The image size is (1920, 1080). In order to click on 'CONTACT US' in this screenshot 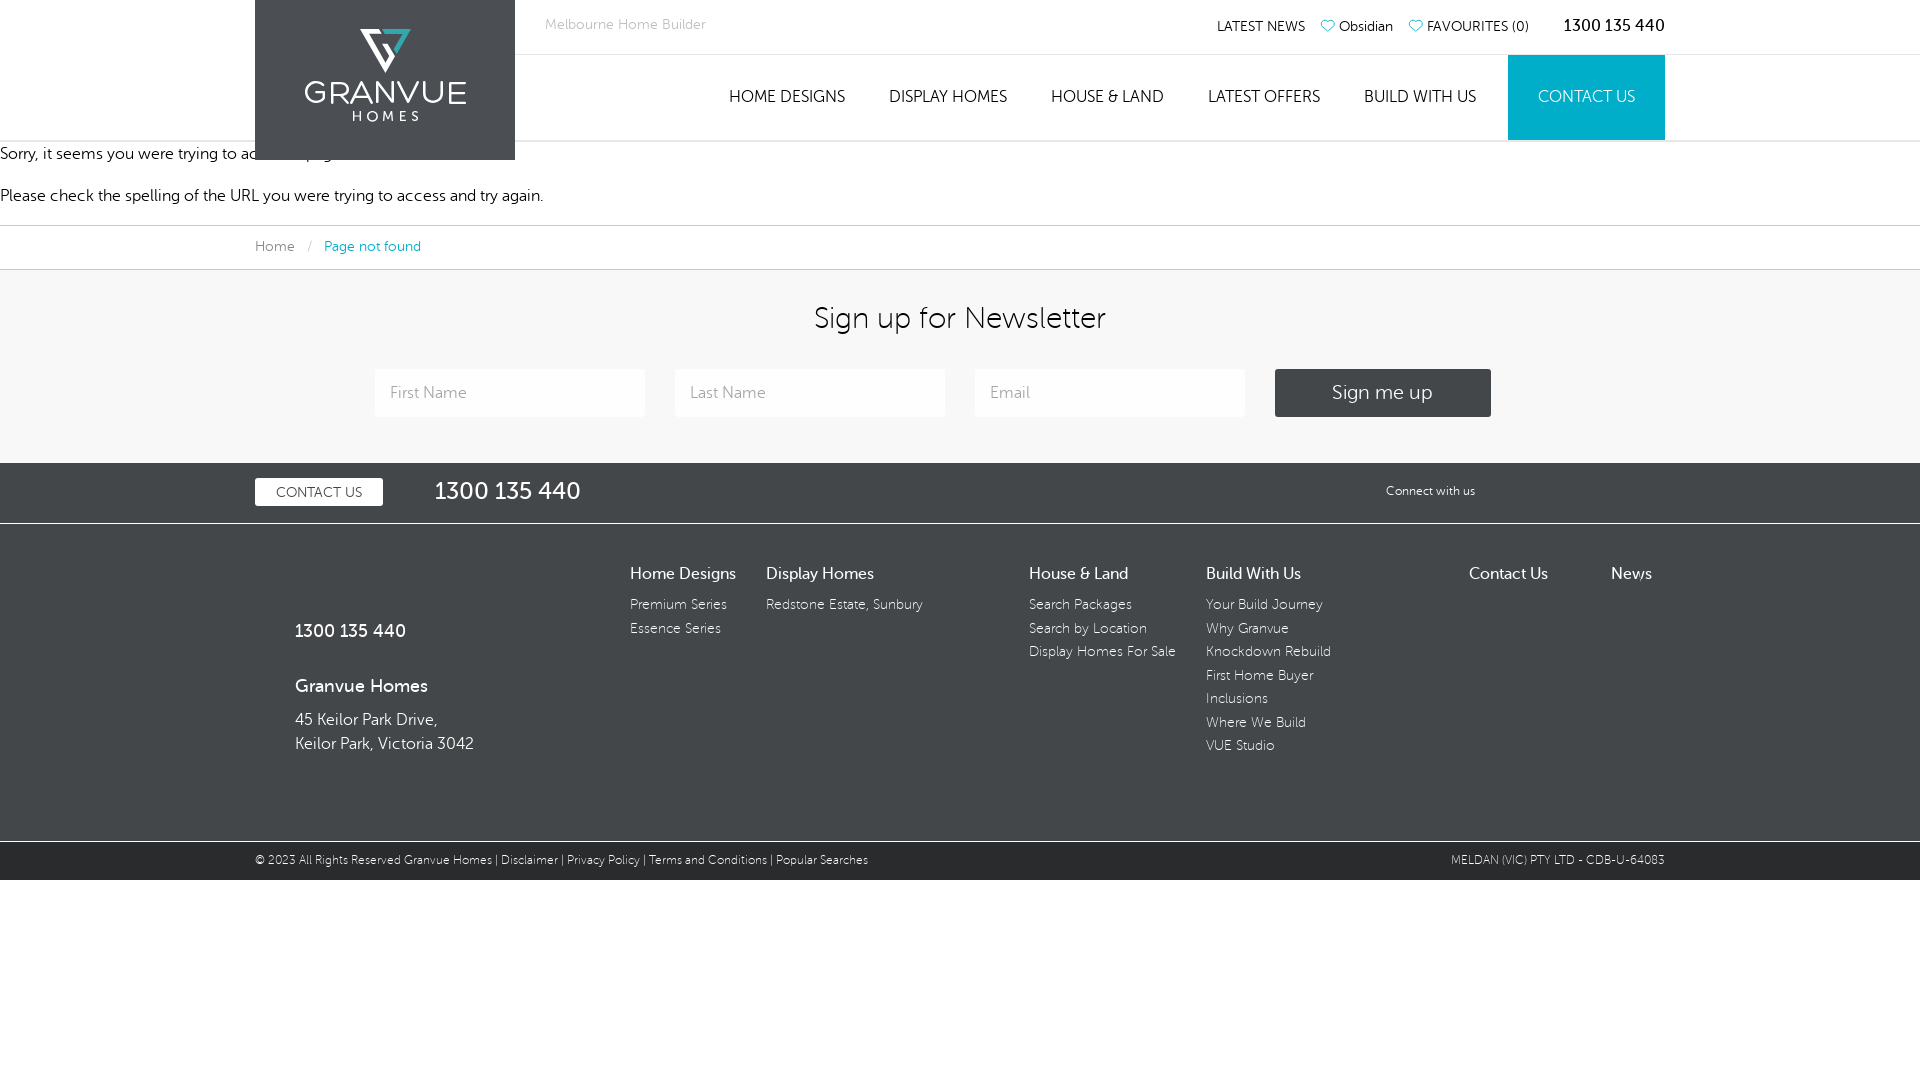, I will do `click(317, 492)`.